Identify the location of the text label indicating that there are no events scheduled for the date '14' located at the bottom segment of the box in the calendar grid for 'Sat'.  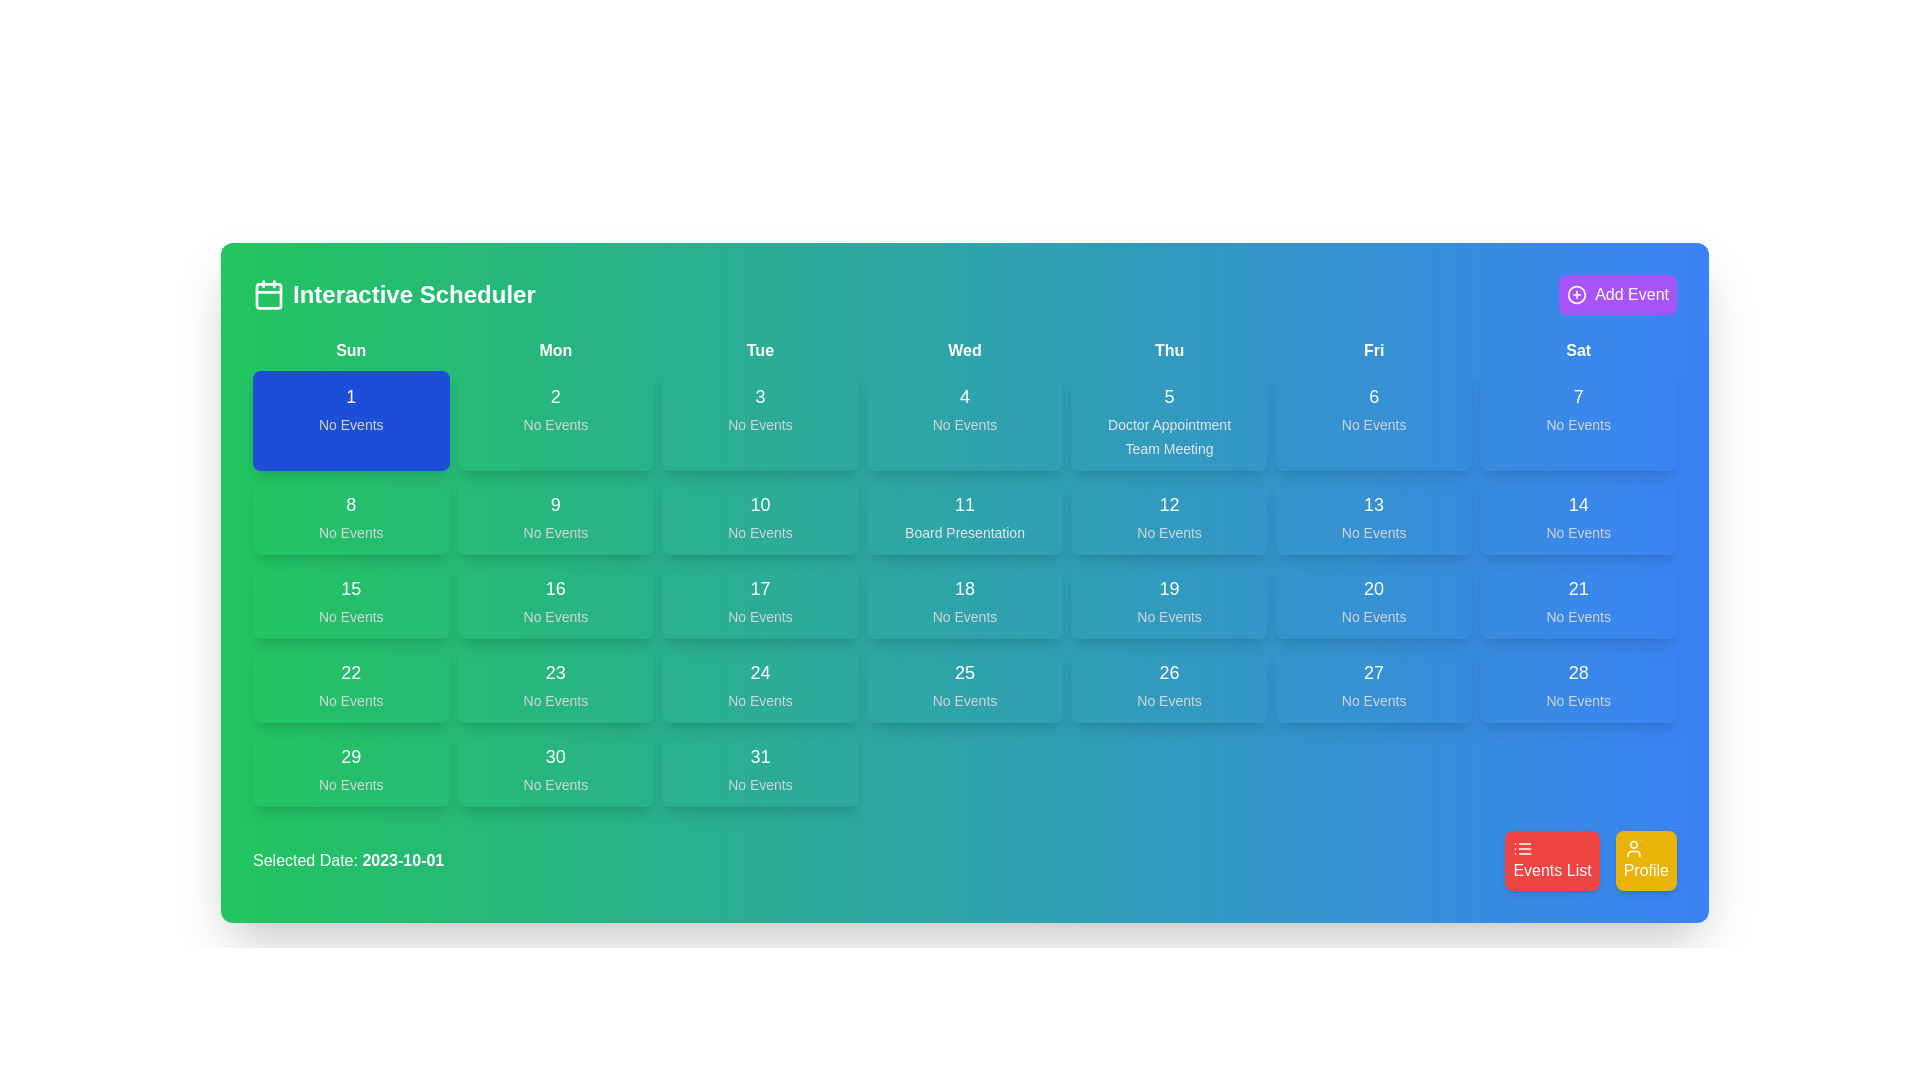
(1577, 531).